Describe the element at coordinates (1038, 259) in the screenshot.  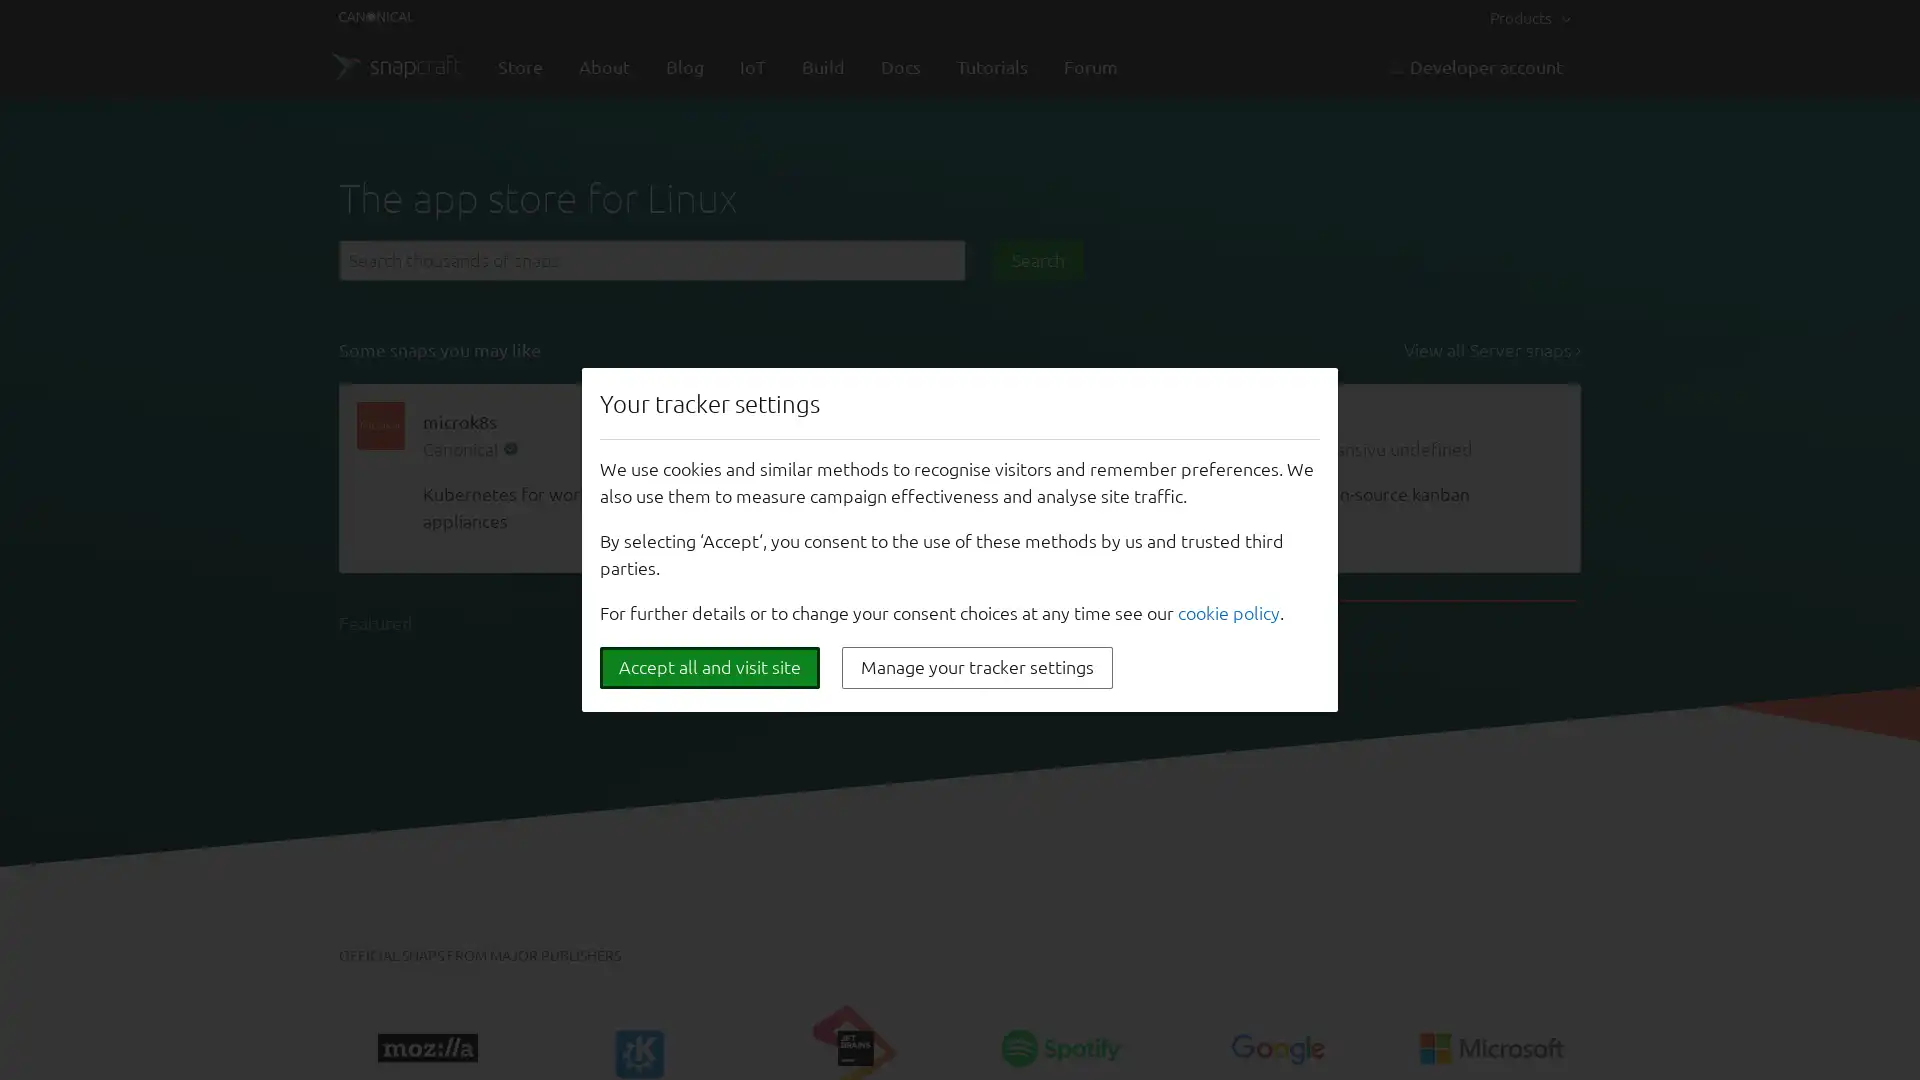
I see `Search` at that location.